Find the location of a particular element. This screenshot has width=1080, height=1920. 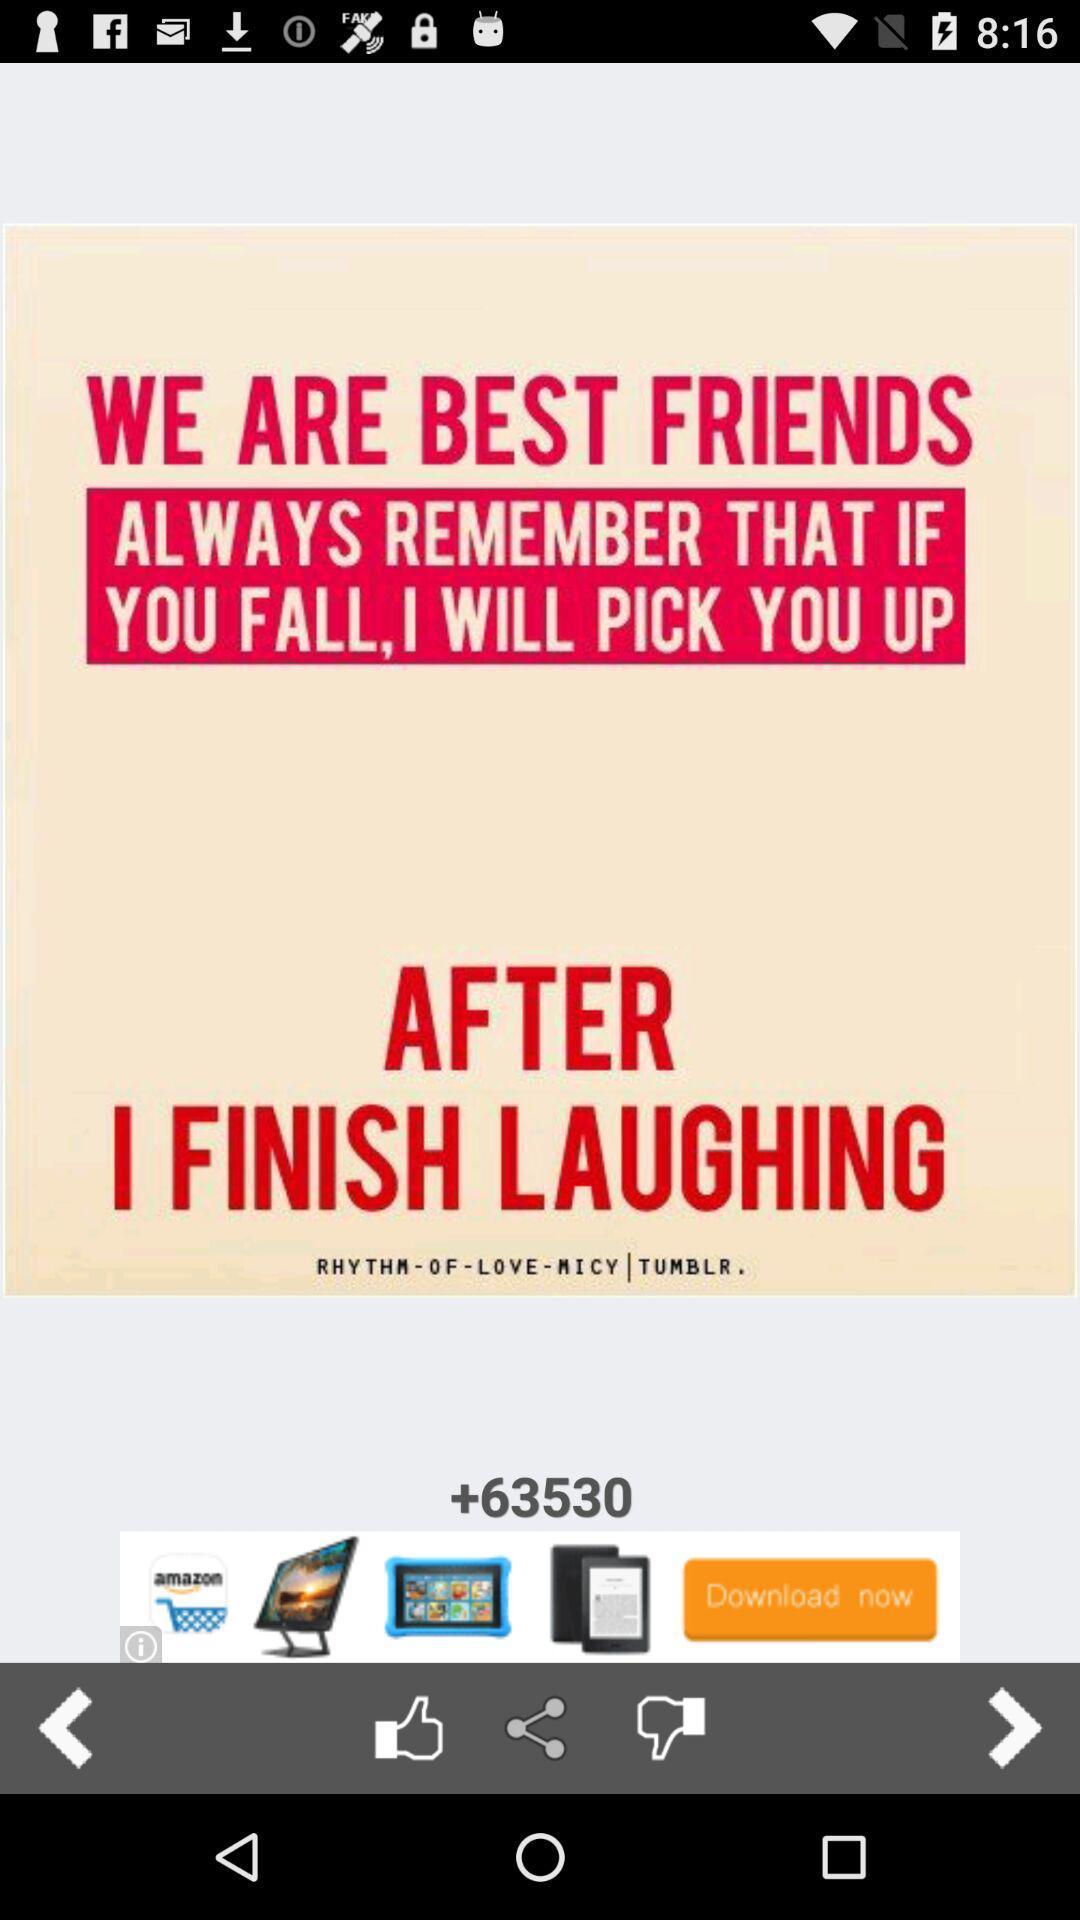

the arrow_backward icon is located at coordinates (64, 1848).